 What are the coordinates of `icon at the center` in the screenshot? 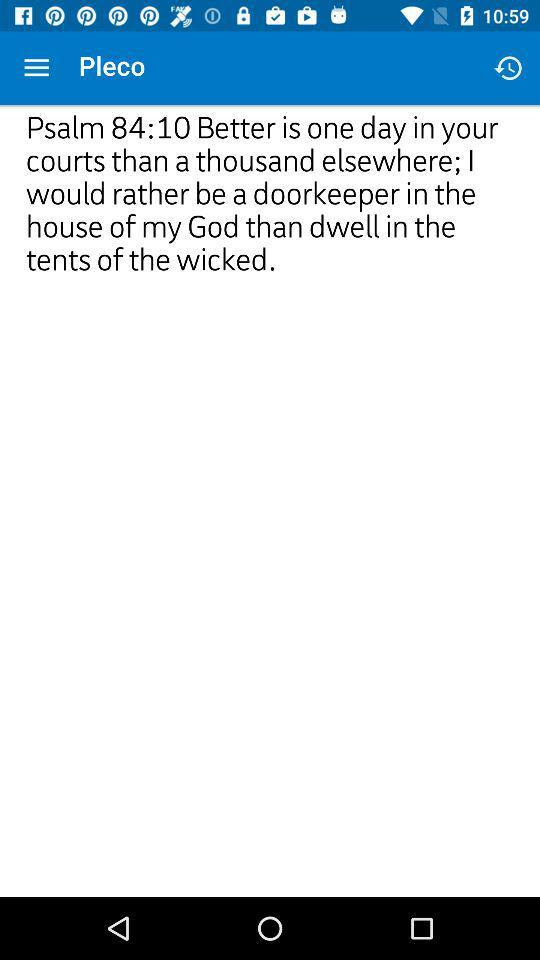 It's located at (270, 320).